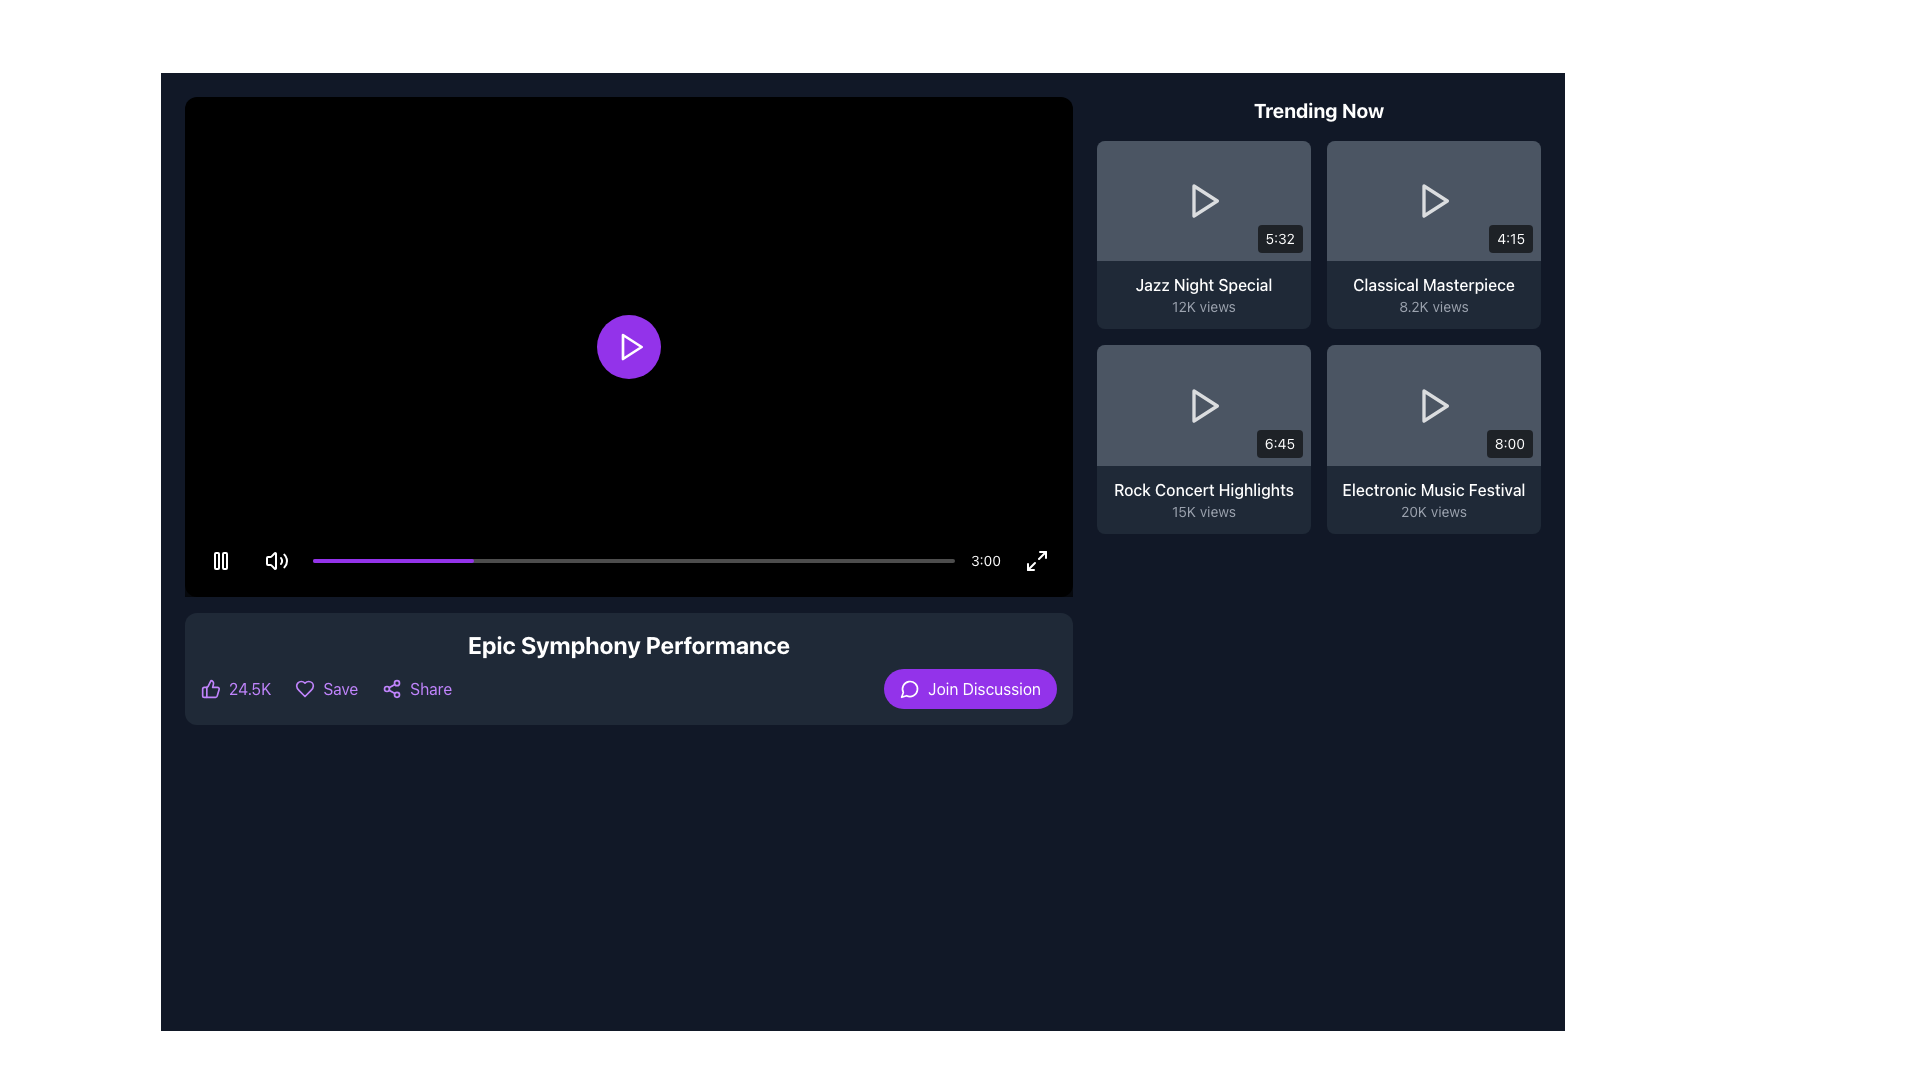 The height and width of the screenshot is (1080, 1920). Describe the element at coordinates (1203, 405) in the screenshot. I see `the play button in the 'Rock Concert Highlights' video thumbnail` at that location.